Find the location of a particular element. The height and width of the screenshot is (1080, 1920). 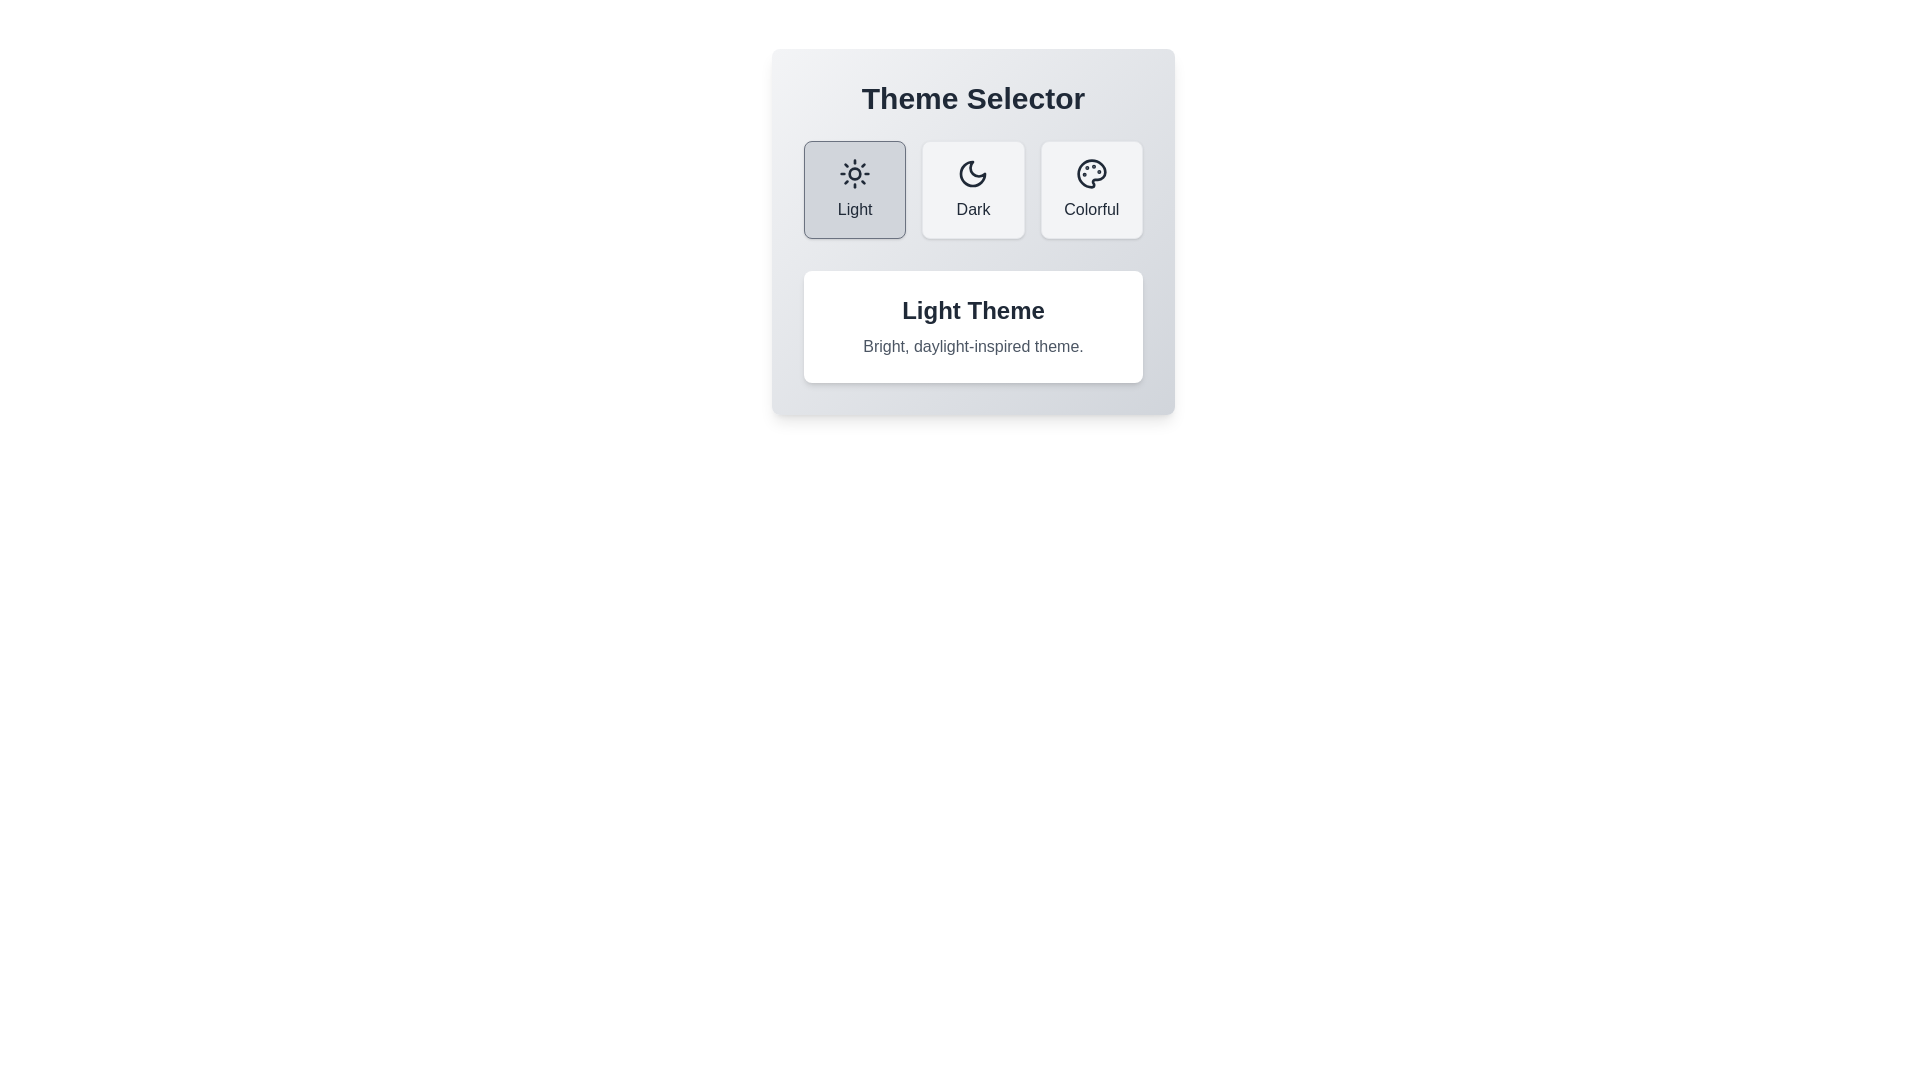

the third card in the 'Theme Selector' labeled 'Colorful' is located at coordinates (1090, 189).